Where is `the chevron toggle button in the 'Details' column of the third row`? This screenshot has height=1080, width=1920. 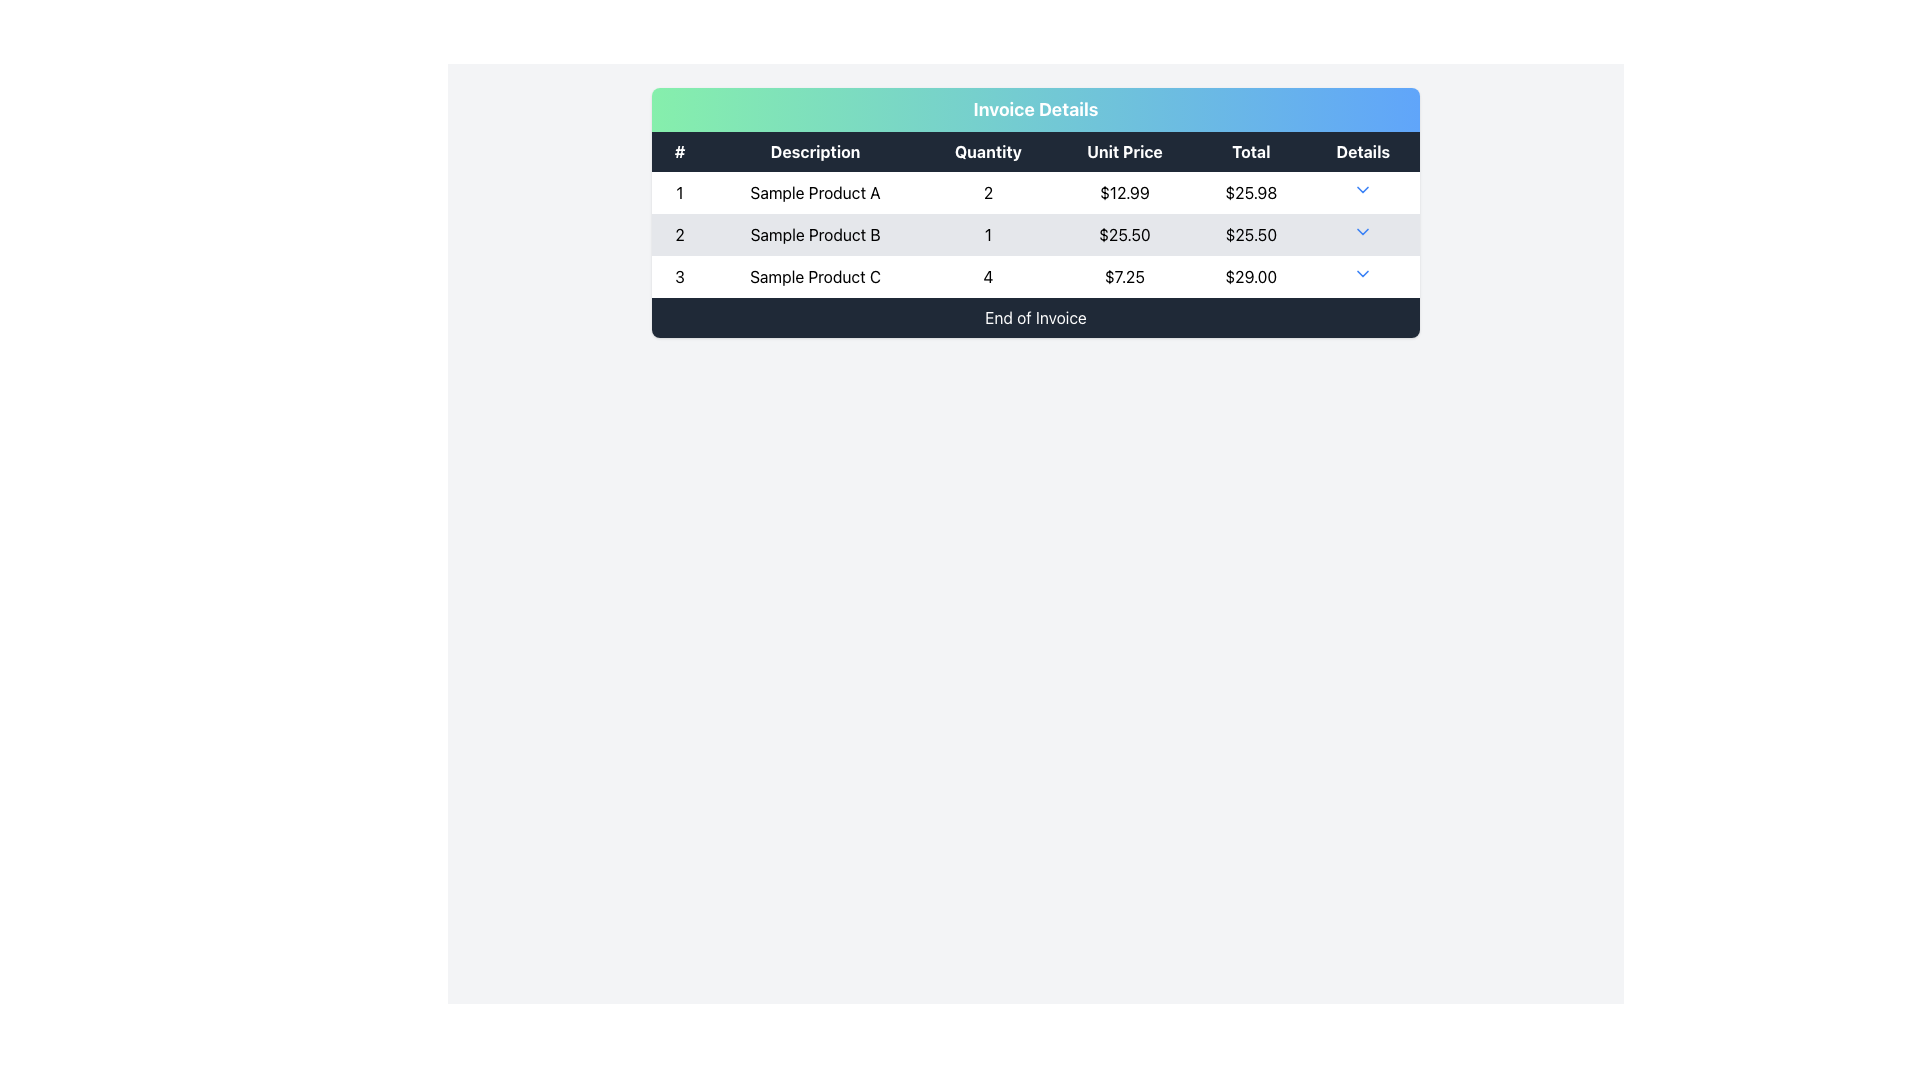
the chevron toggle button in the 'Details' column of the third row is located at coordinates (1362, 277).